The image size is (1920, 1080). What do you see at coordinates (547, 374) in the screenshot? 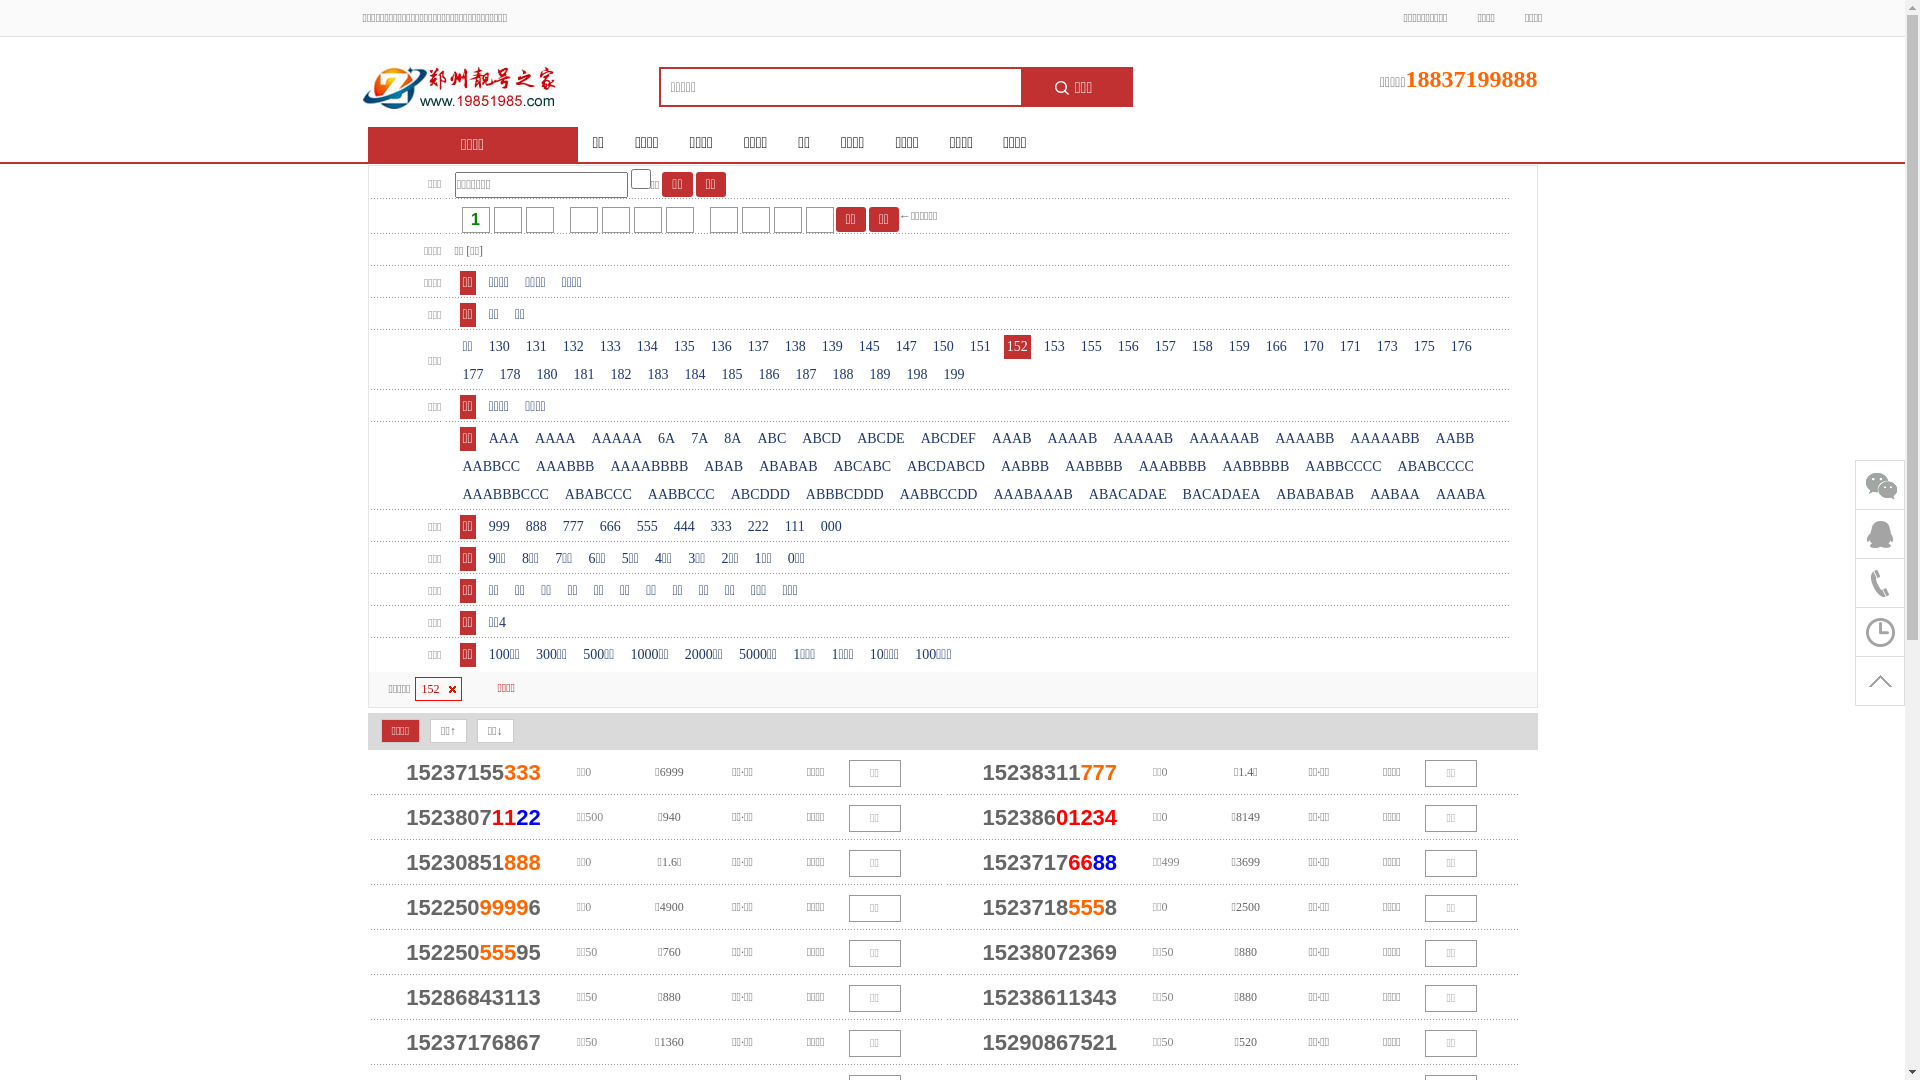
I see `'180'` at bounding box center [547, 374].